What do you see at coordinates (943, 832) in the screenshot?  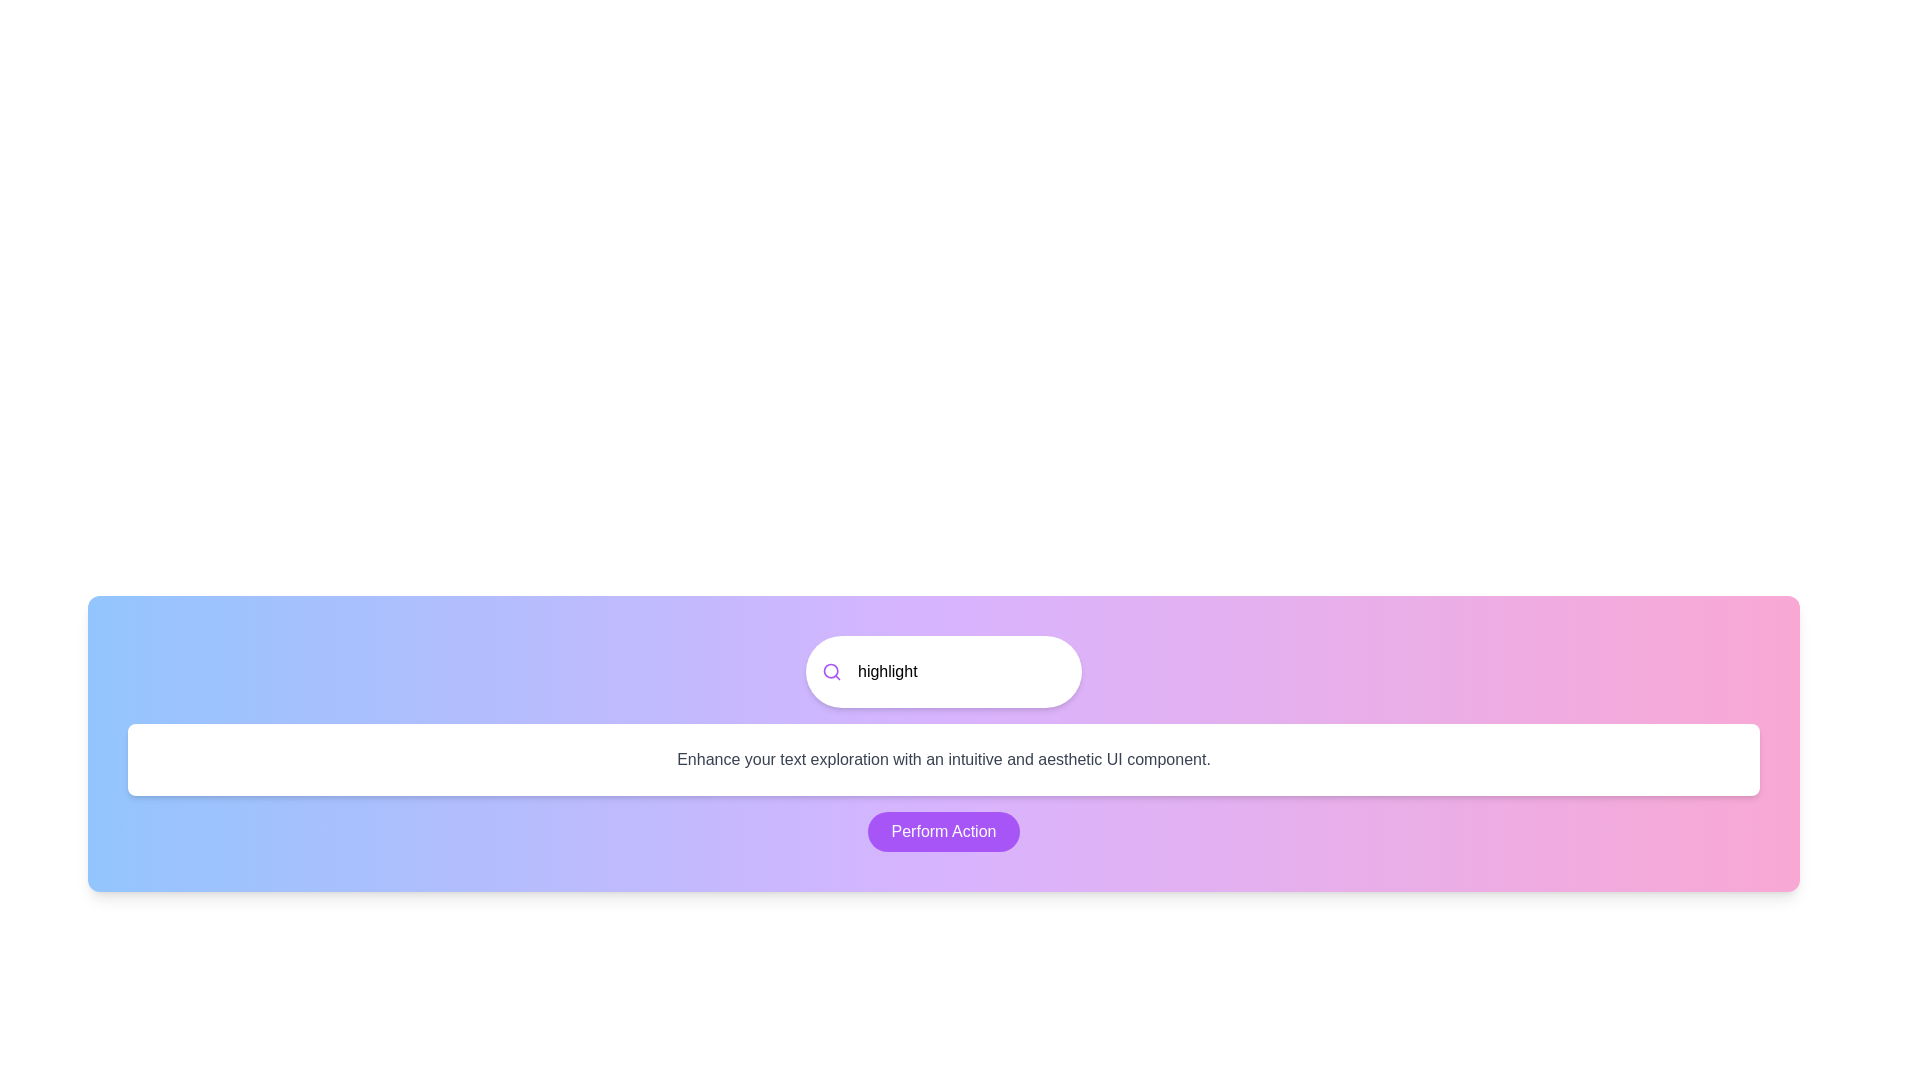 I see `the rounded rectangular button with purple background and white text that reads 'Perform Action'` at bounding box center [943, 832].